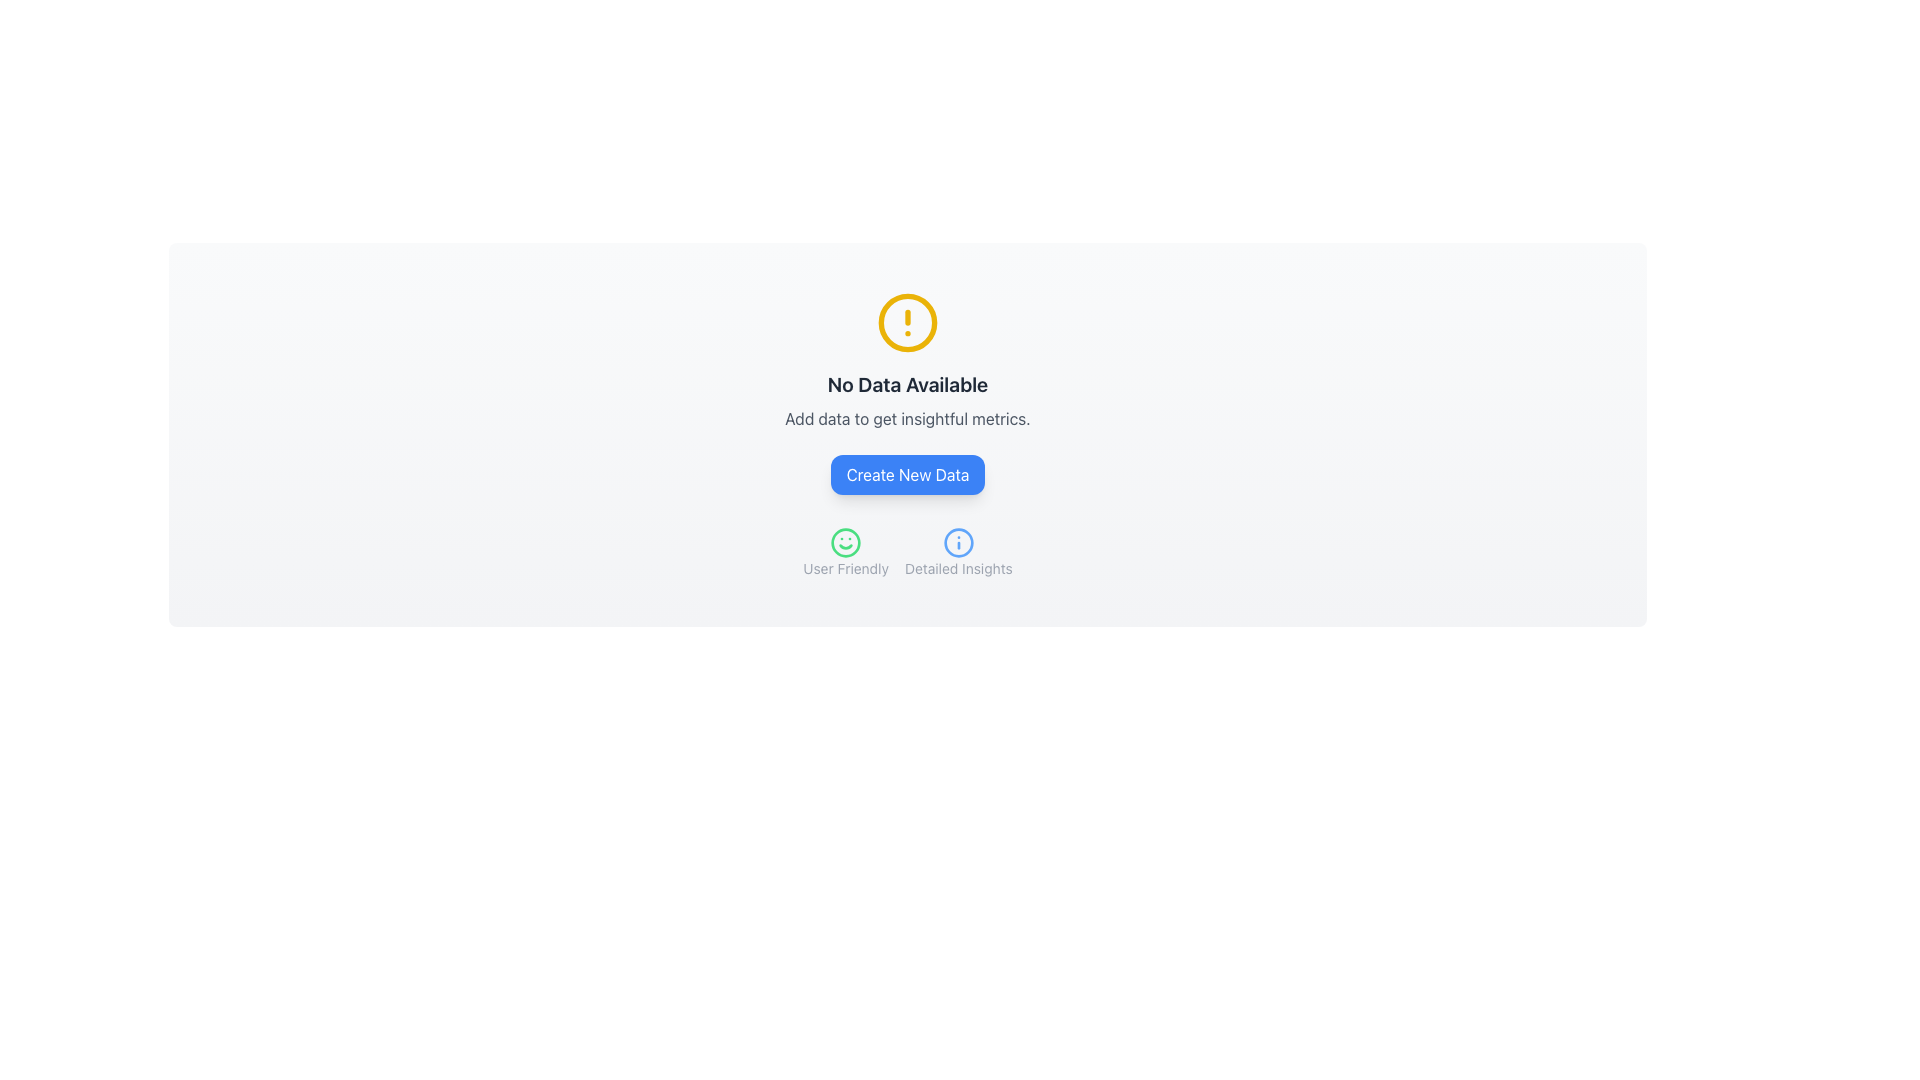 The height and width of the screenshot is (1080, 1920). I want to click on the Text Block element displaying 'No Data Available' with the message 'Add data to get insightful metrics.', so click(906, 401).